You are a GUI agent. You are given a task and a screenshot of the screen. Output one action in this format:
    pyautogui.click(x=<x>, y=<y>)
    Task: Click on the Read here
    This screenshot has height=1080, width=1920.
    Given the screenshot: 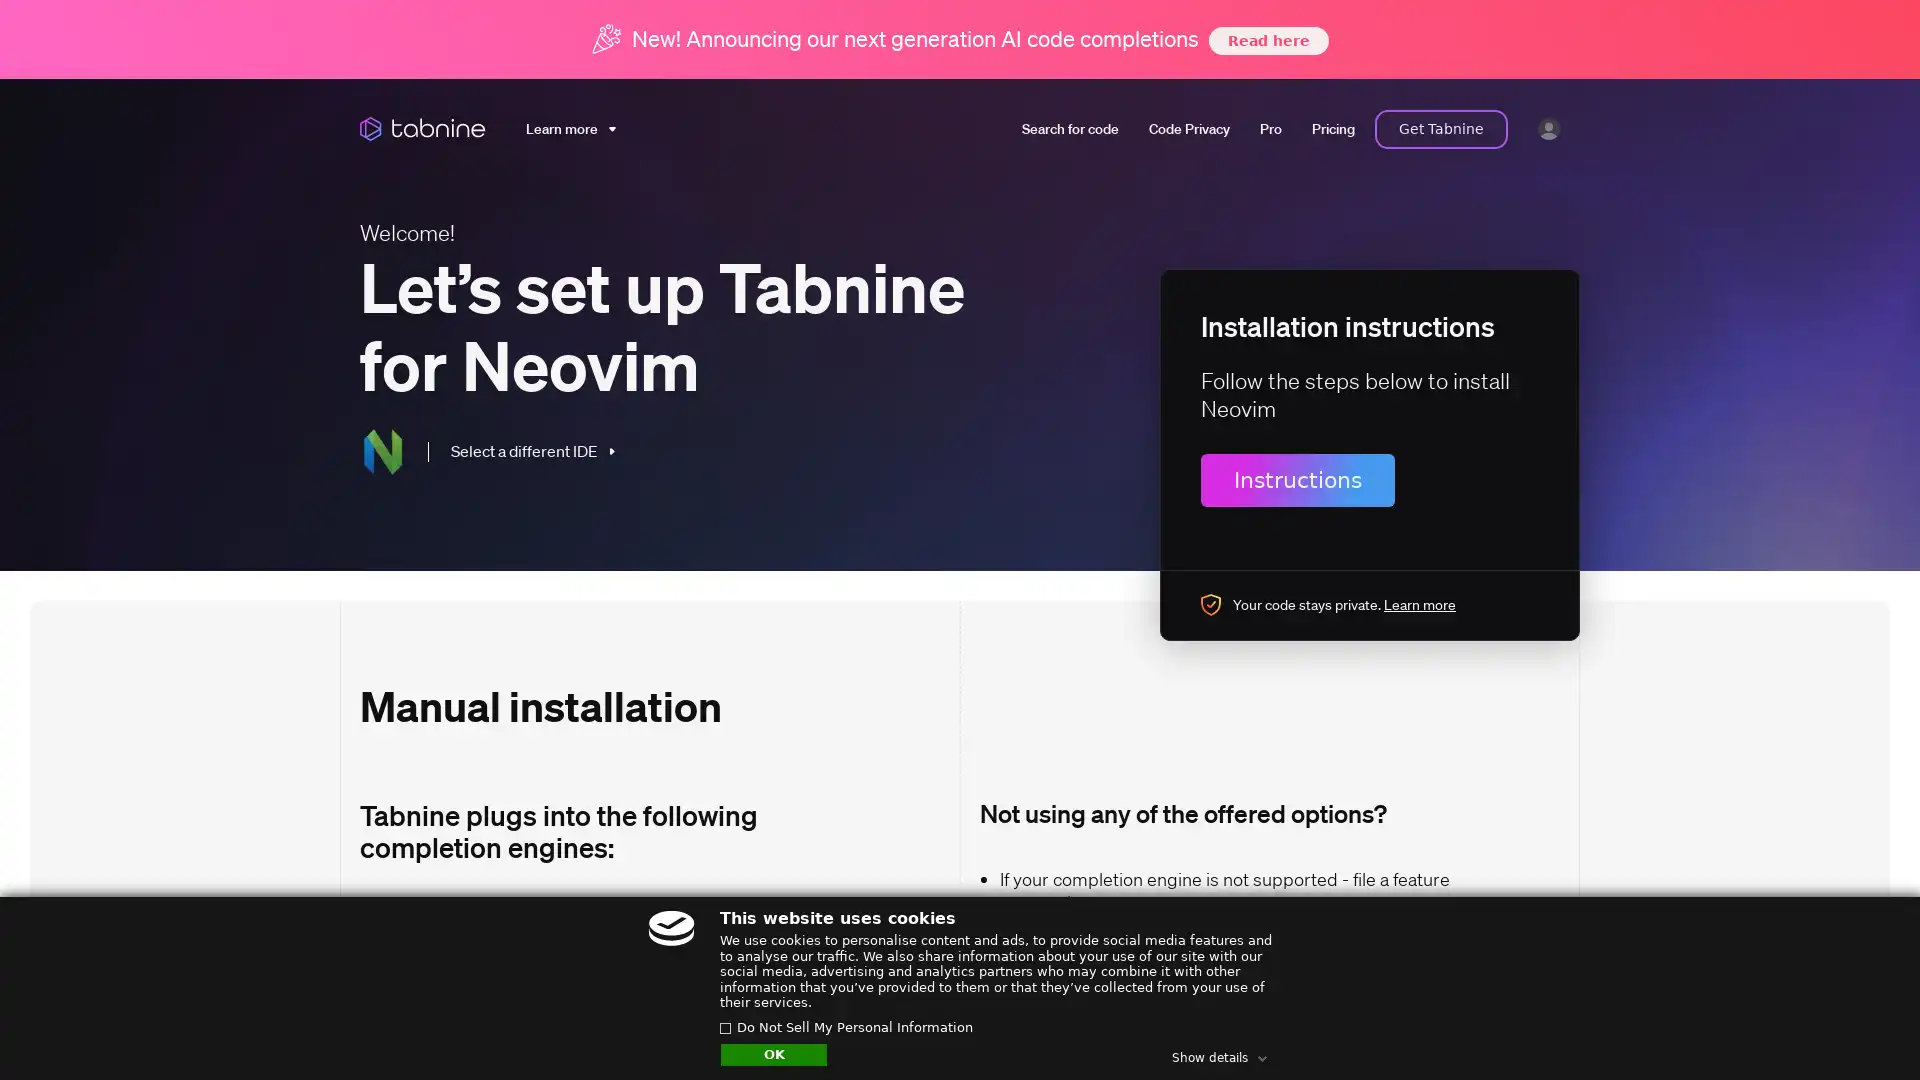 What is the action you would take?
    pyautogui.click(x=1266, y=39)
    